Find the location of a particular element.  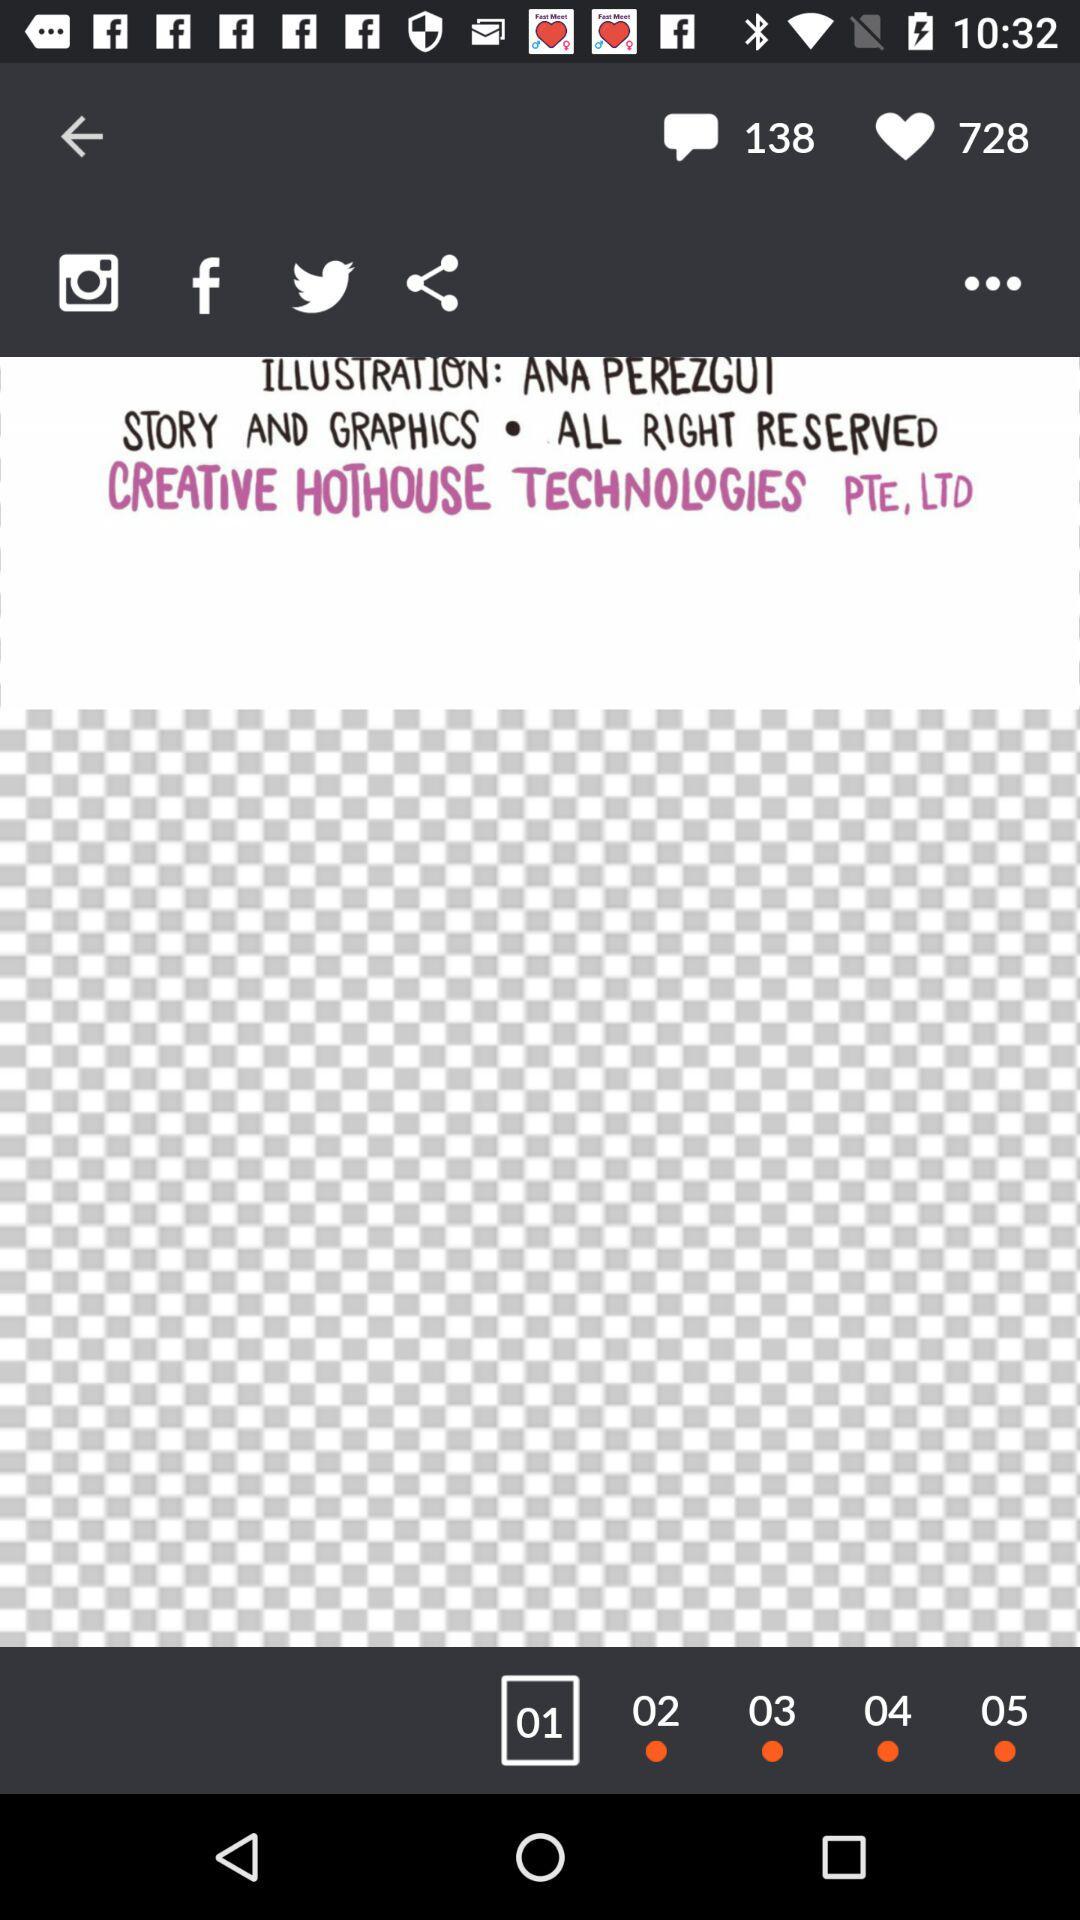

share web page is located at coordinates (431, 282).